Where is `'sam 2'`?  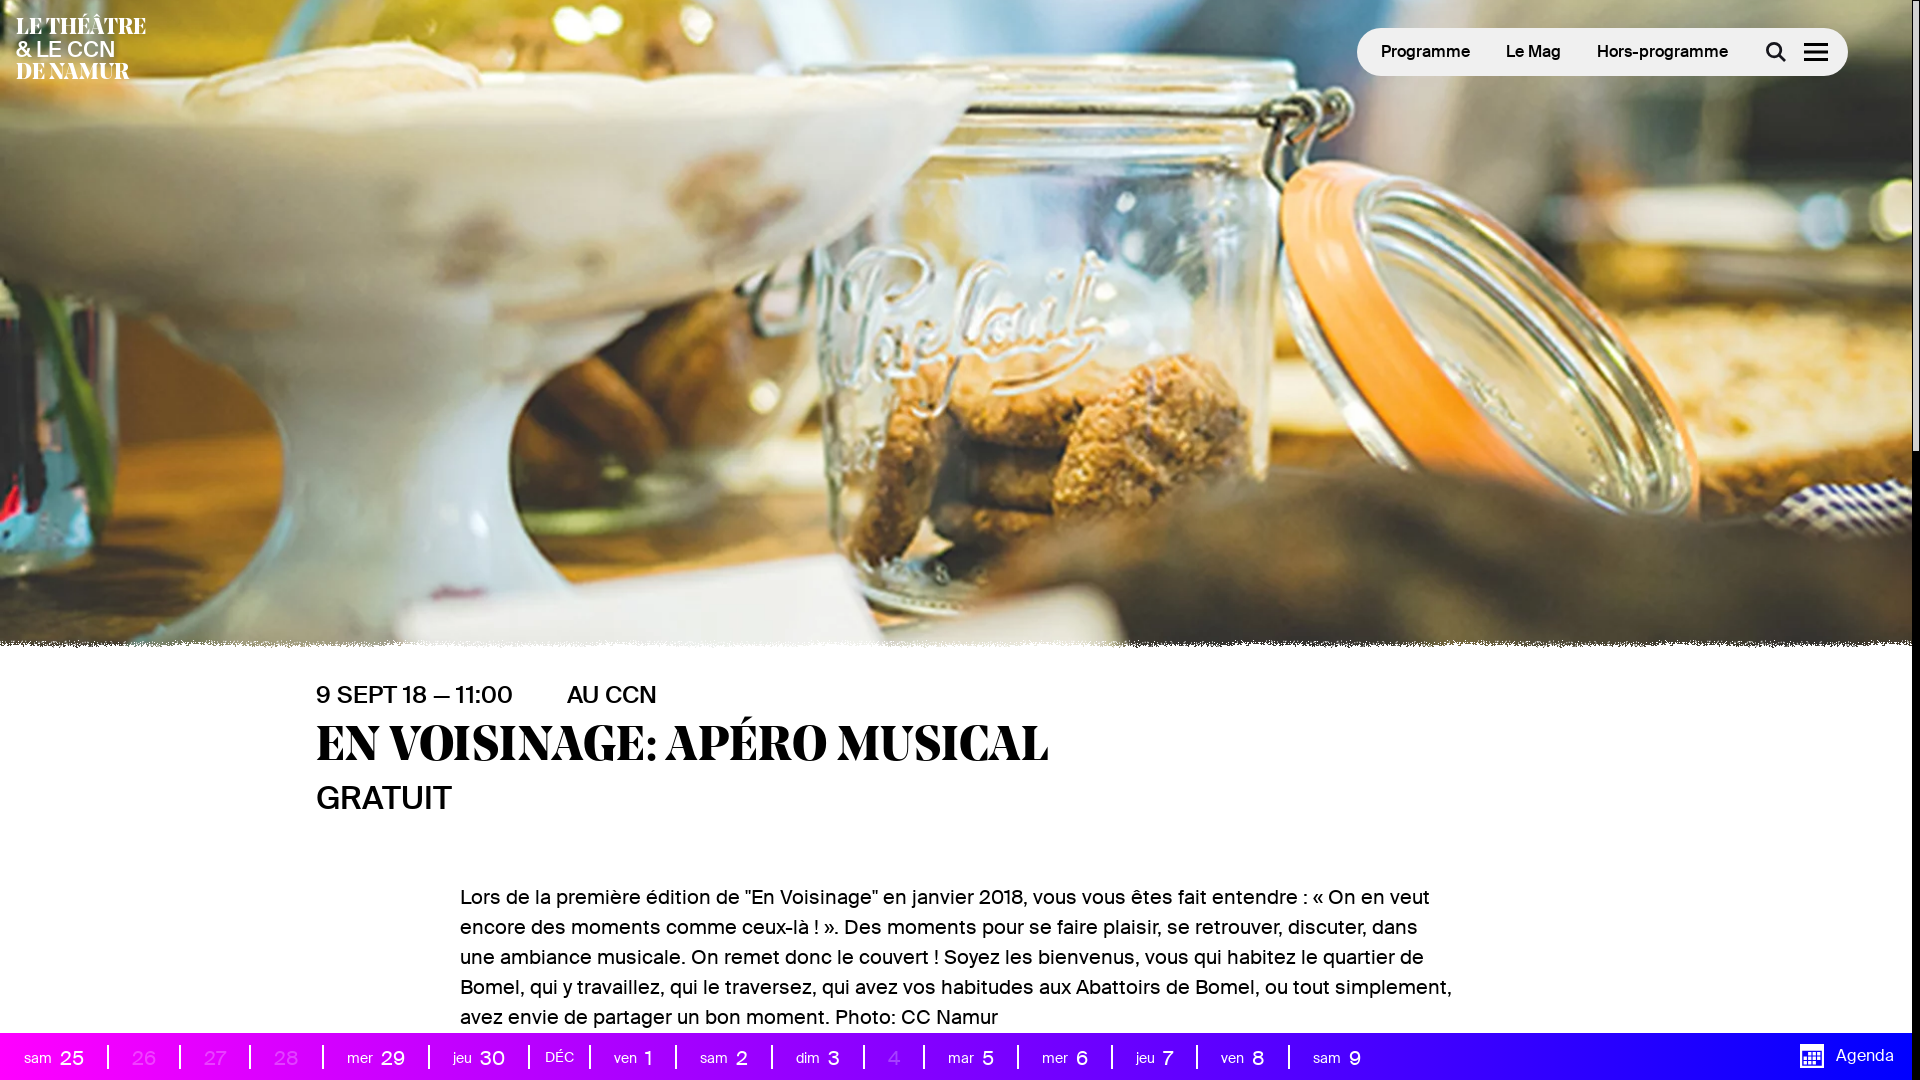 'sam 2' is located at coordinates (684, 1056).